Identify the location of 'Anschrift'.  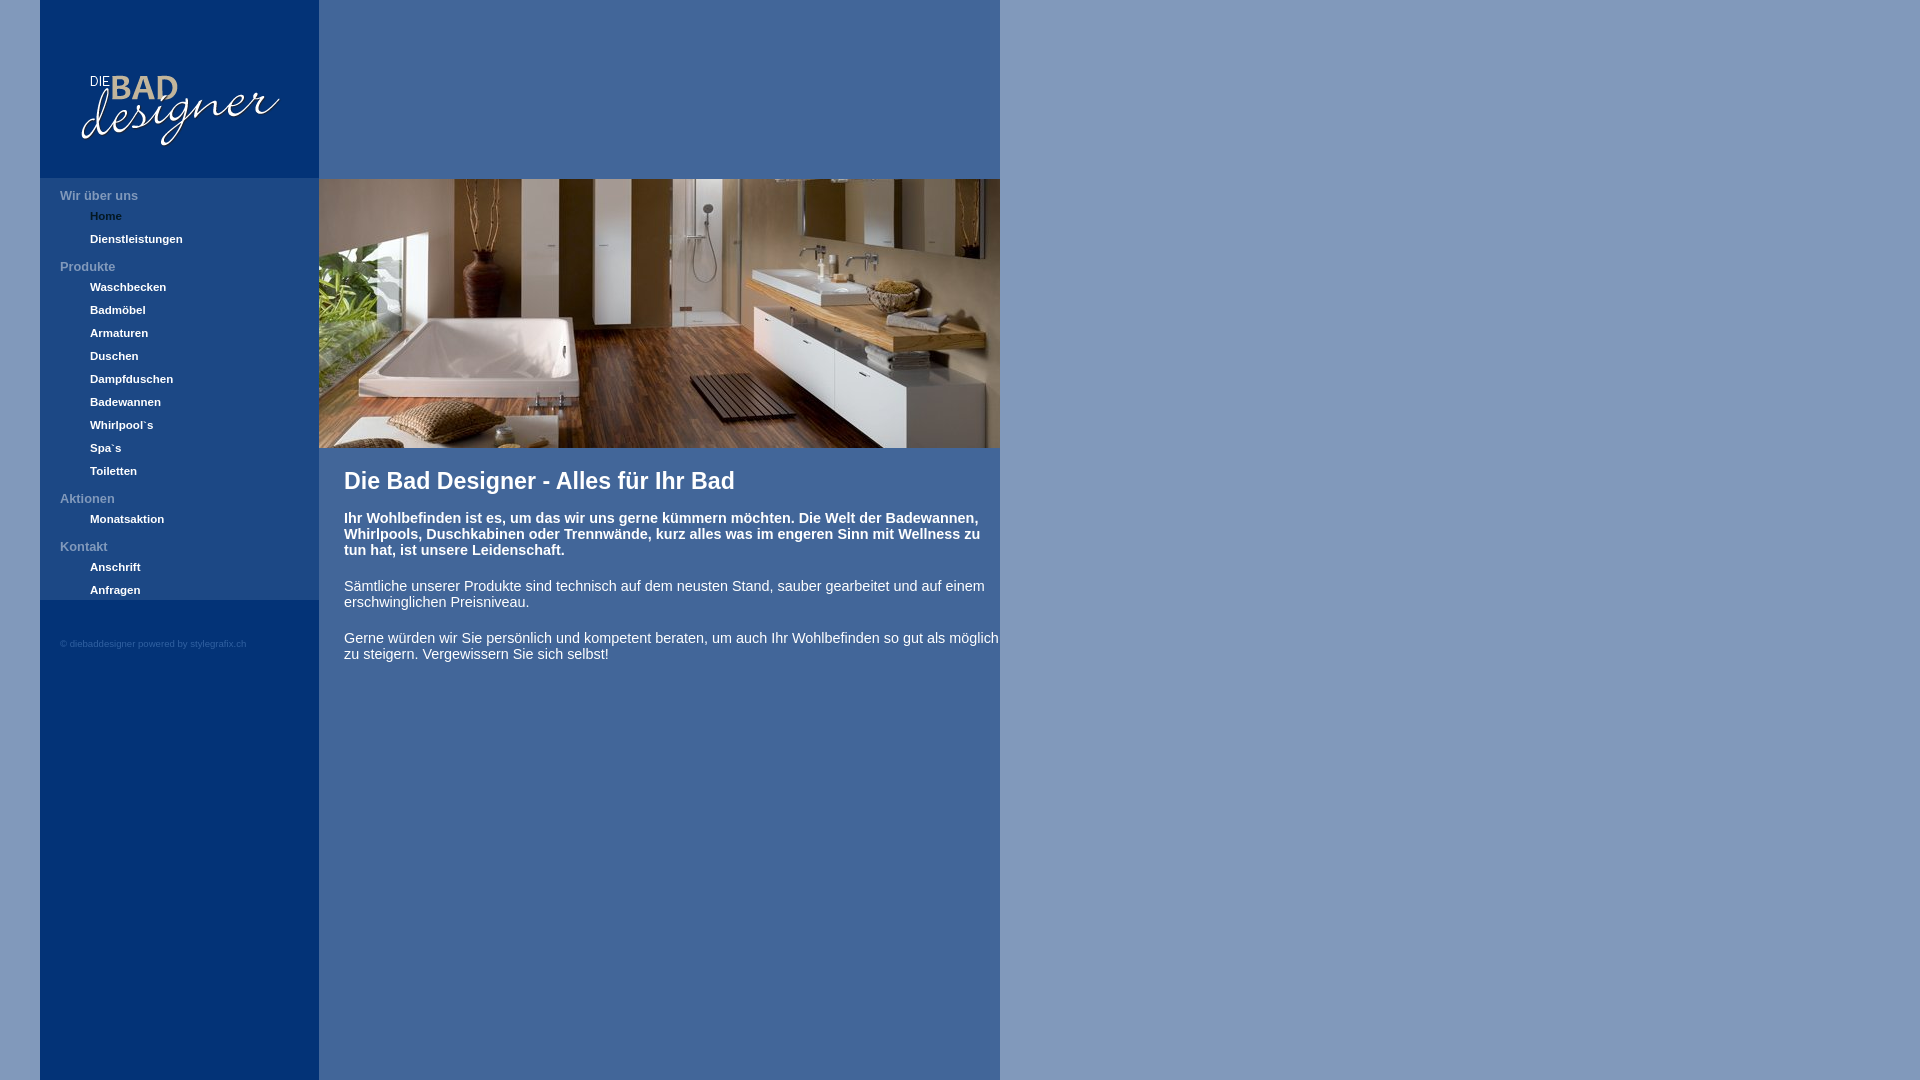
(114, 567).